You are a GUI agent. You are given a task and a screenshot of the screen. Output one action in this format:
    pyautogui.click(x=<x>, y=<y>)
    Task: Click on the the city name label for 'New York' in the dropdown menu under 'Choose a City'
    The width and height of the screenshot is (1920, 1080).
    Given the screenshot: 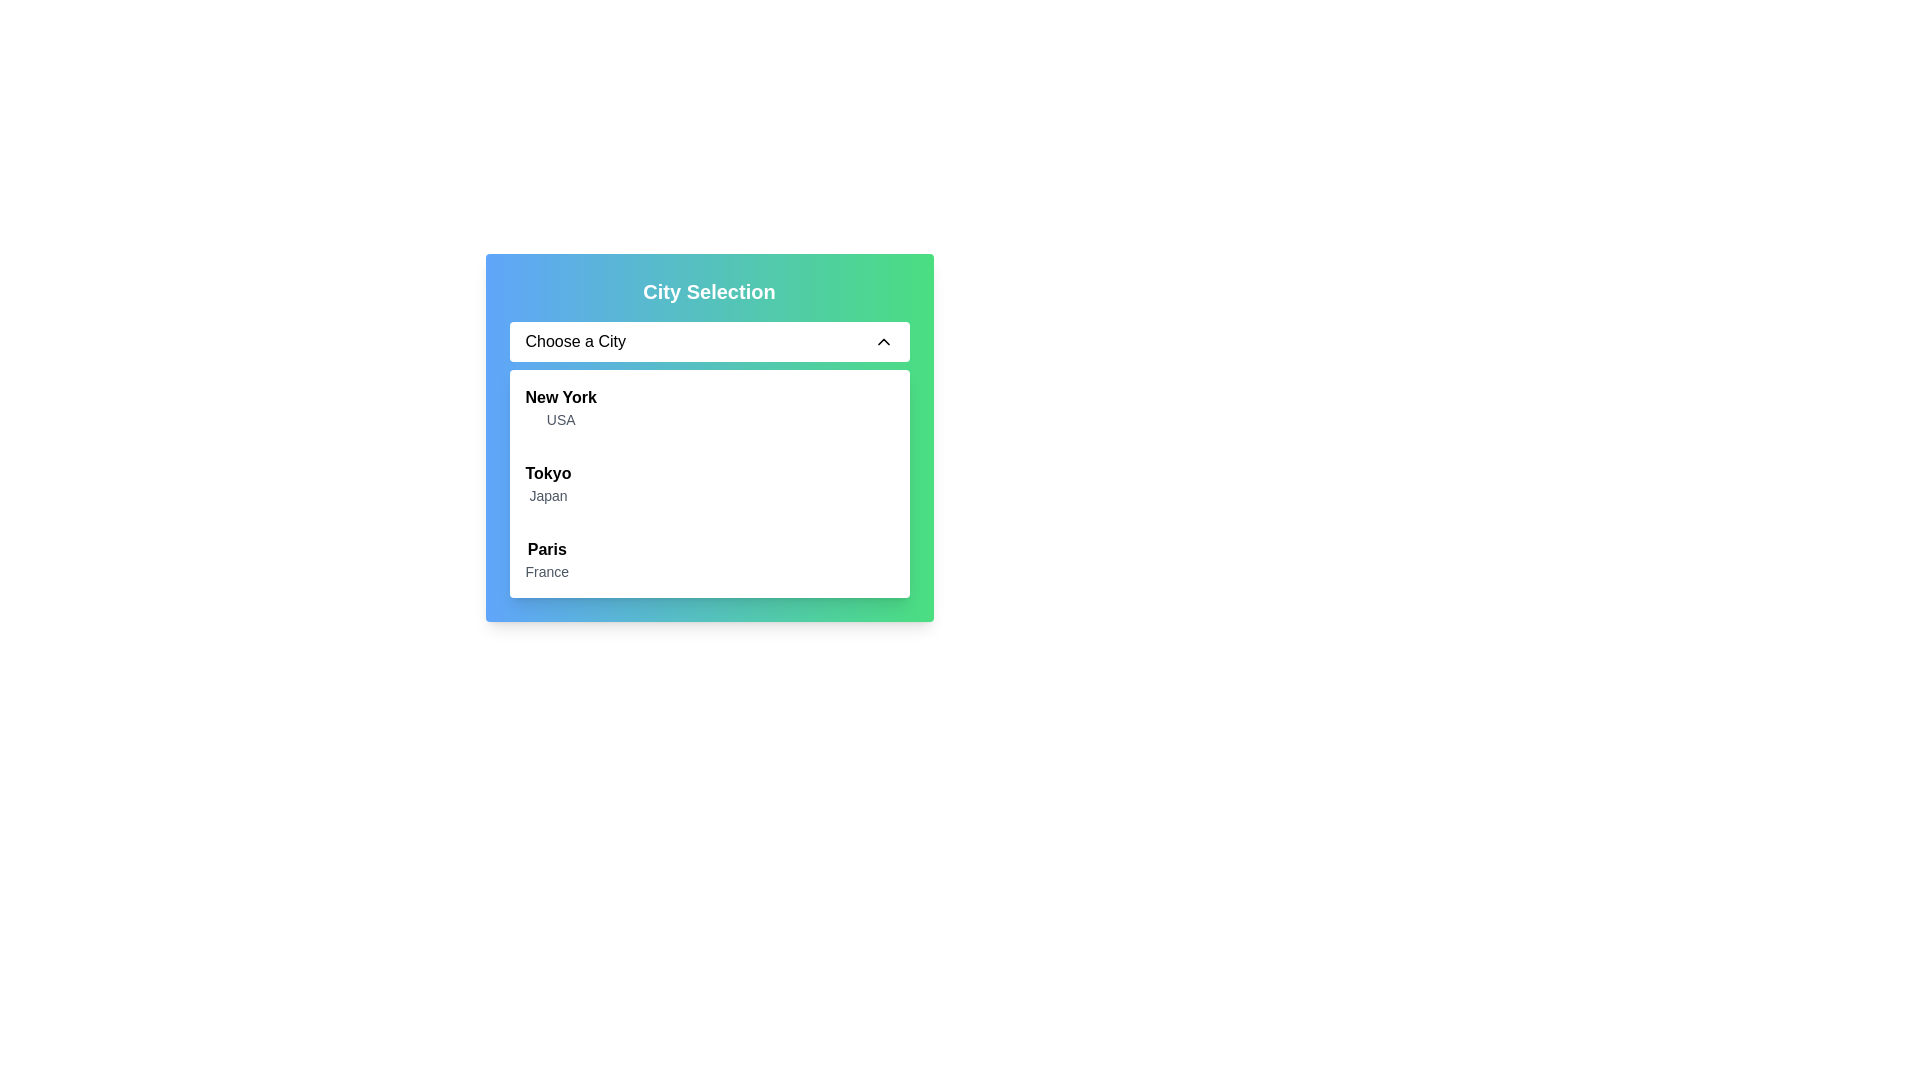 What is the action you would take?
    pyautogui.click(x=560, y=397)
    